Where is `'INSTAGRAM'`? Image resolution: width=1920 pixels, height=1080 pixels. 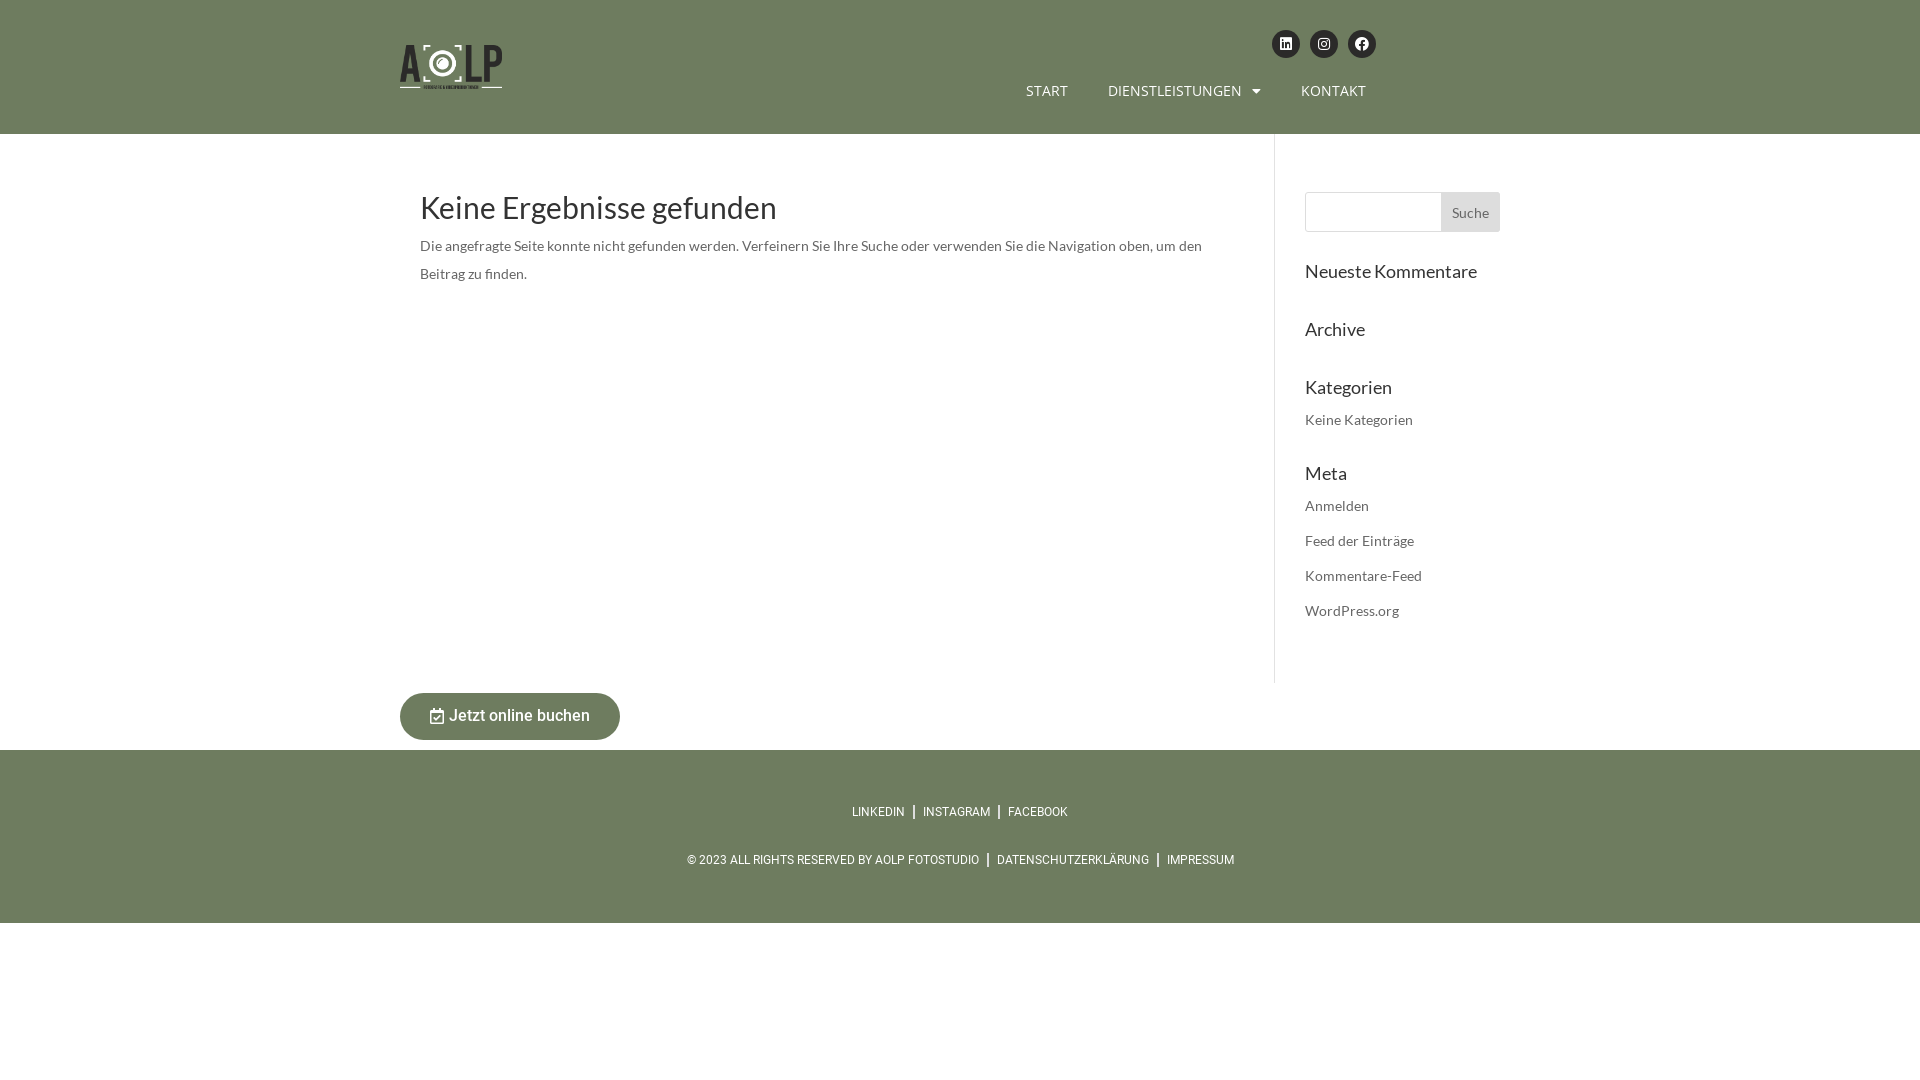
'INSTAGRAM' is located at coordinates (955, 812).